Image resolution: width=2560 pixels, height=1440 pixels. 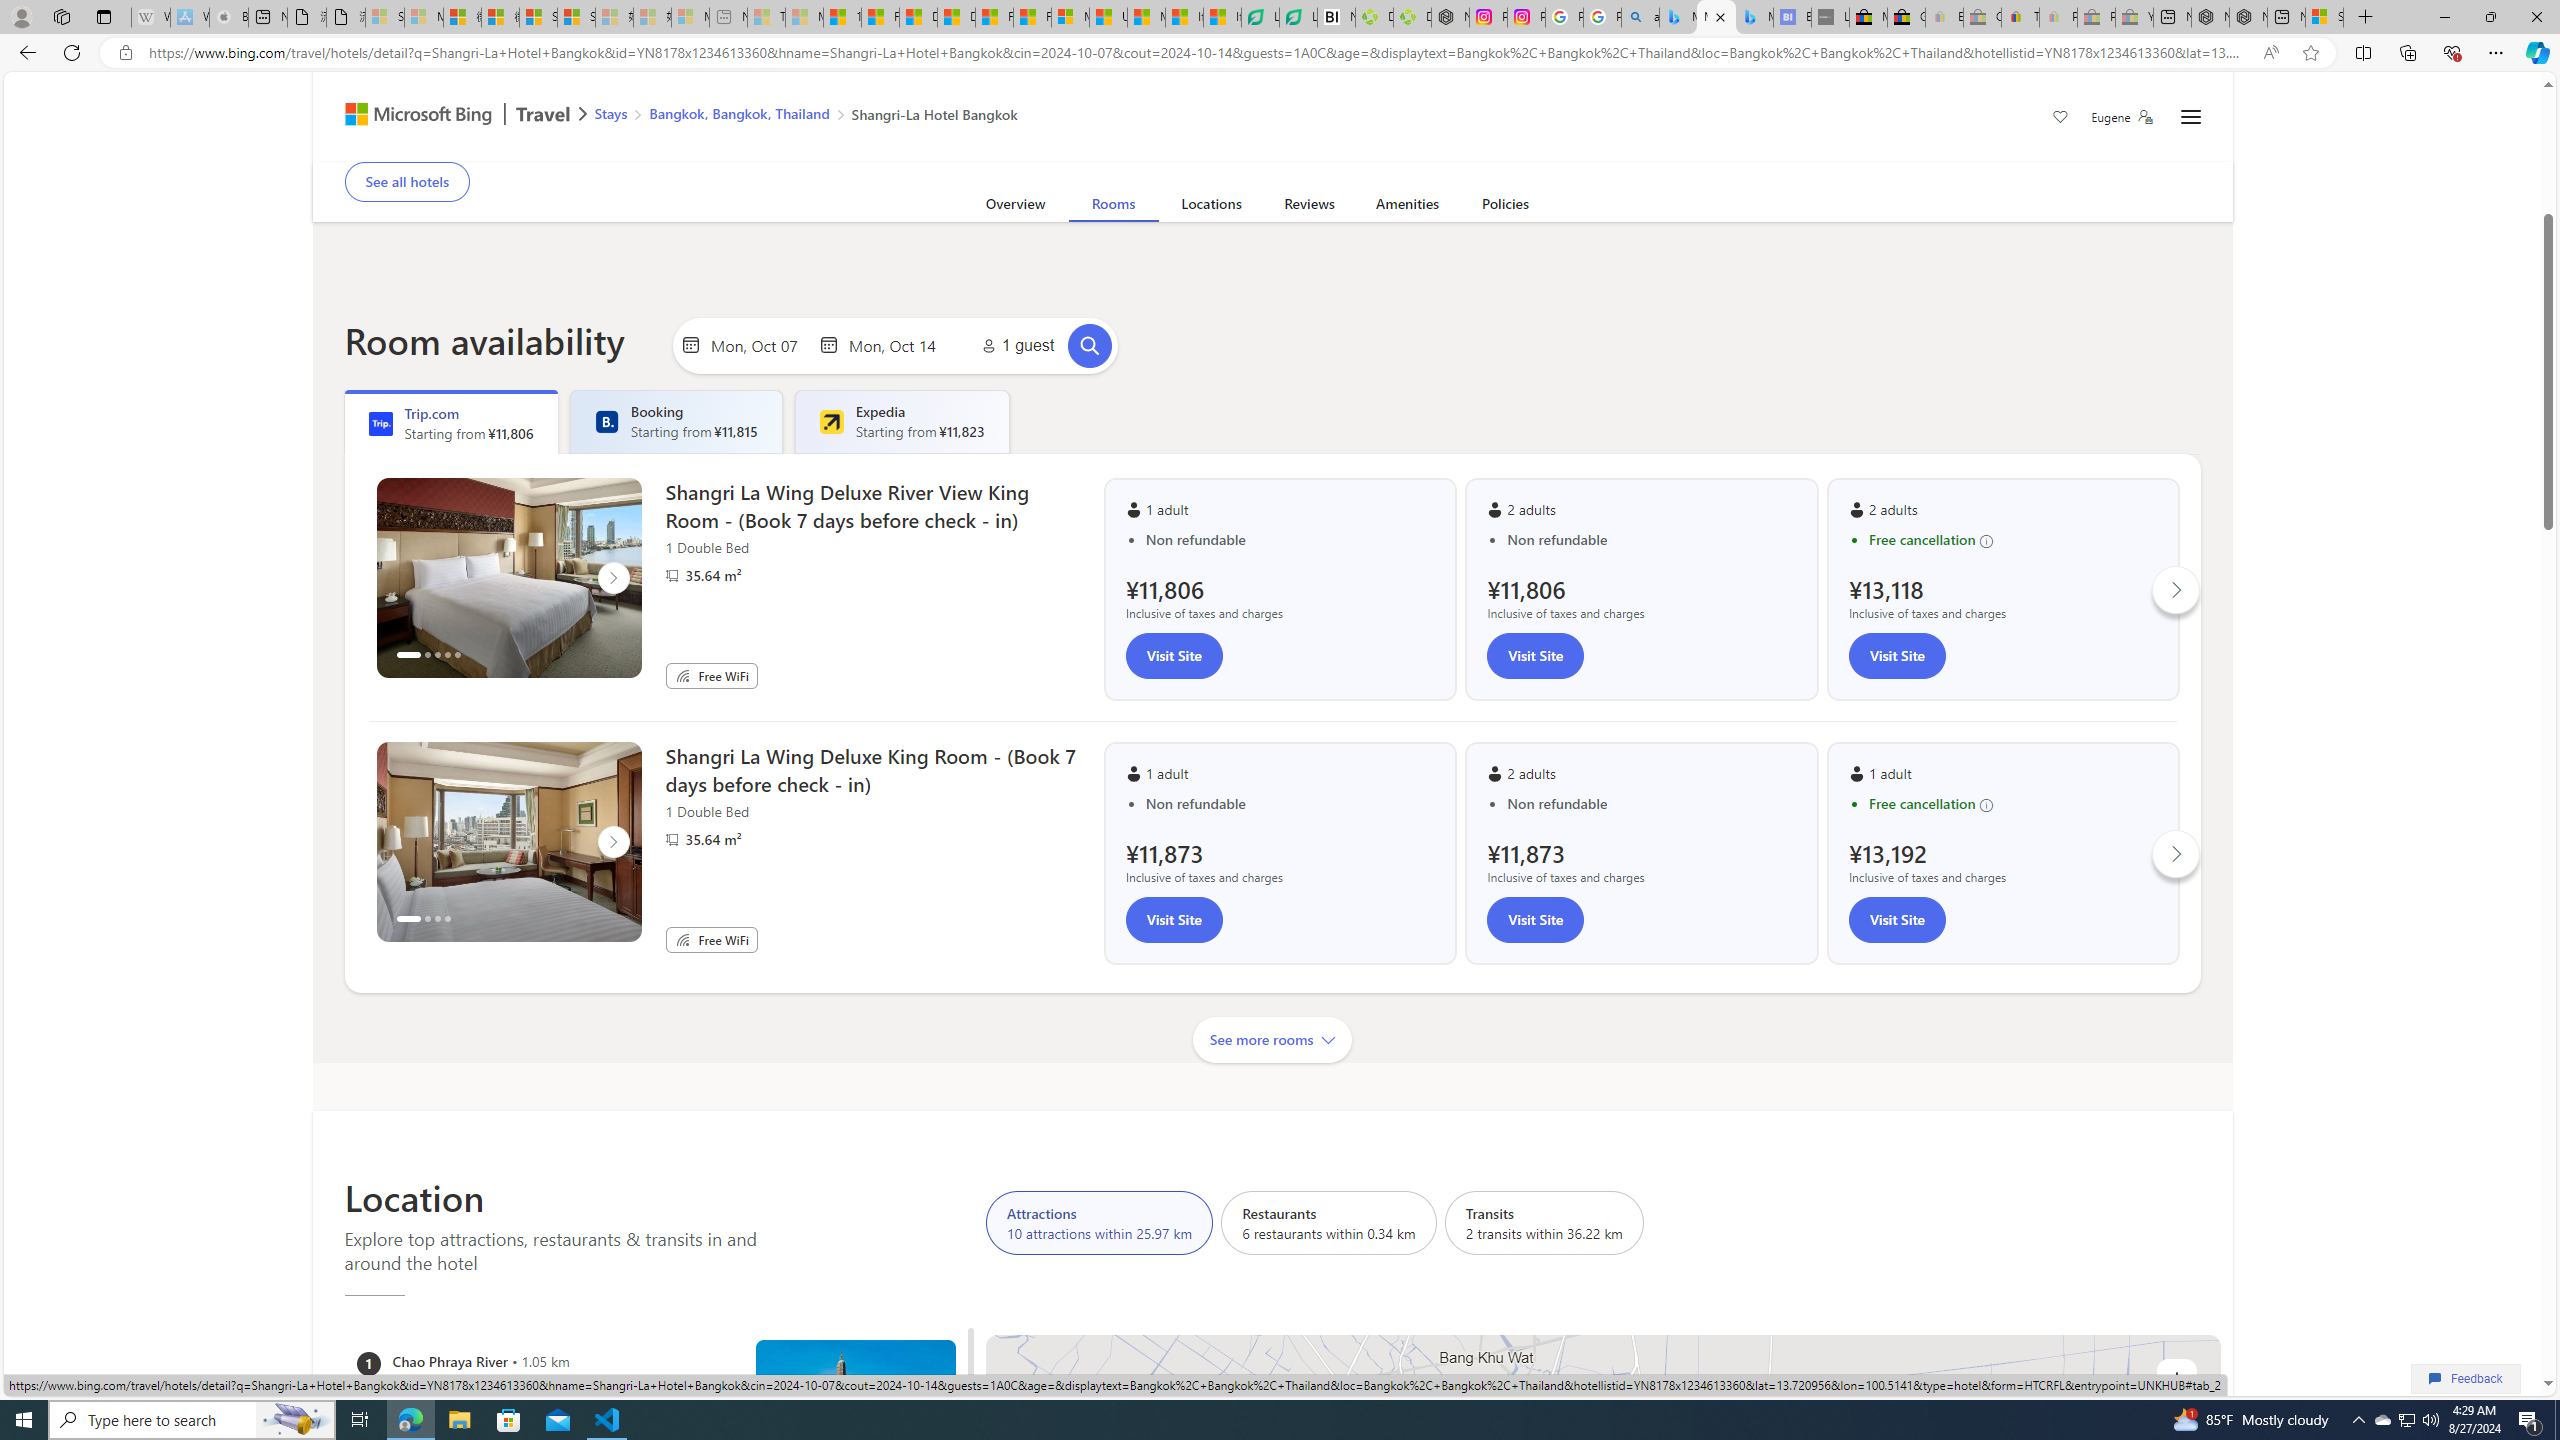 I want to click on 'Zoom in', so click(x=2176, y=1378).